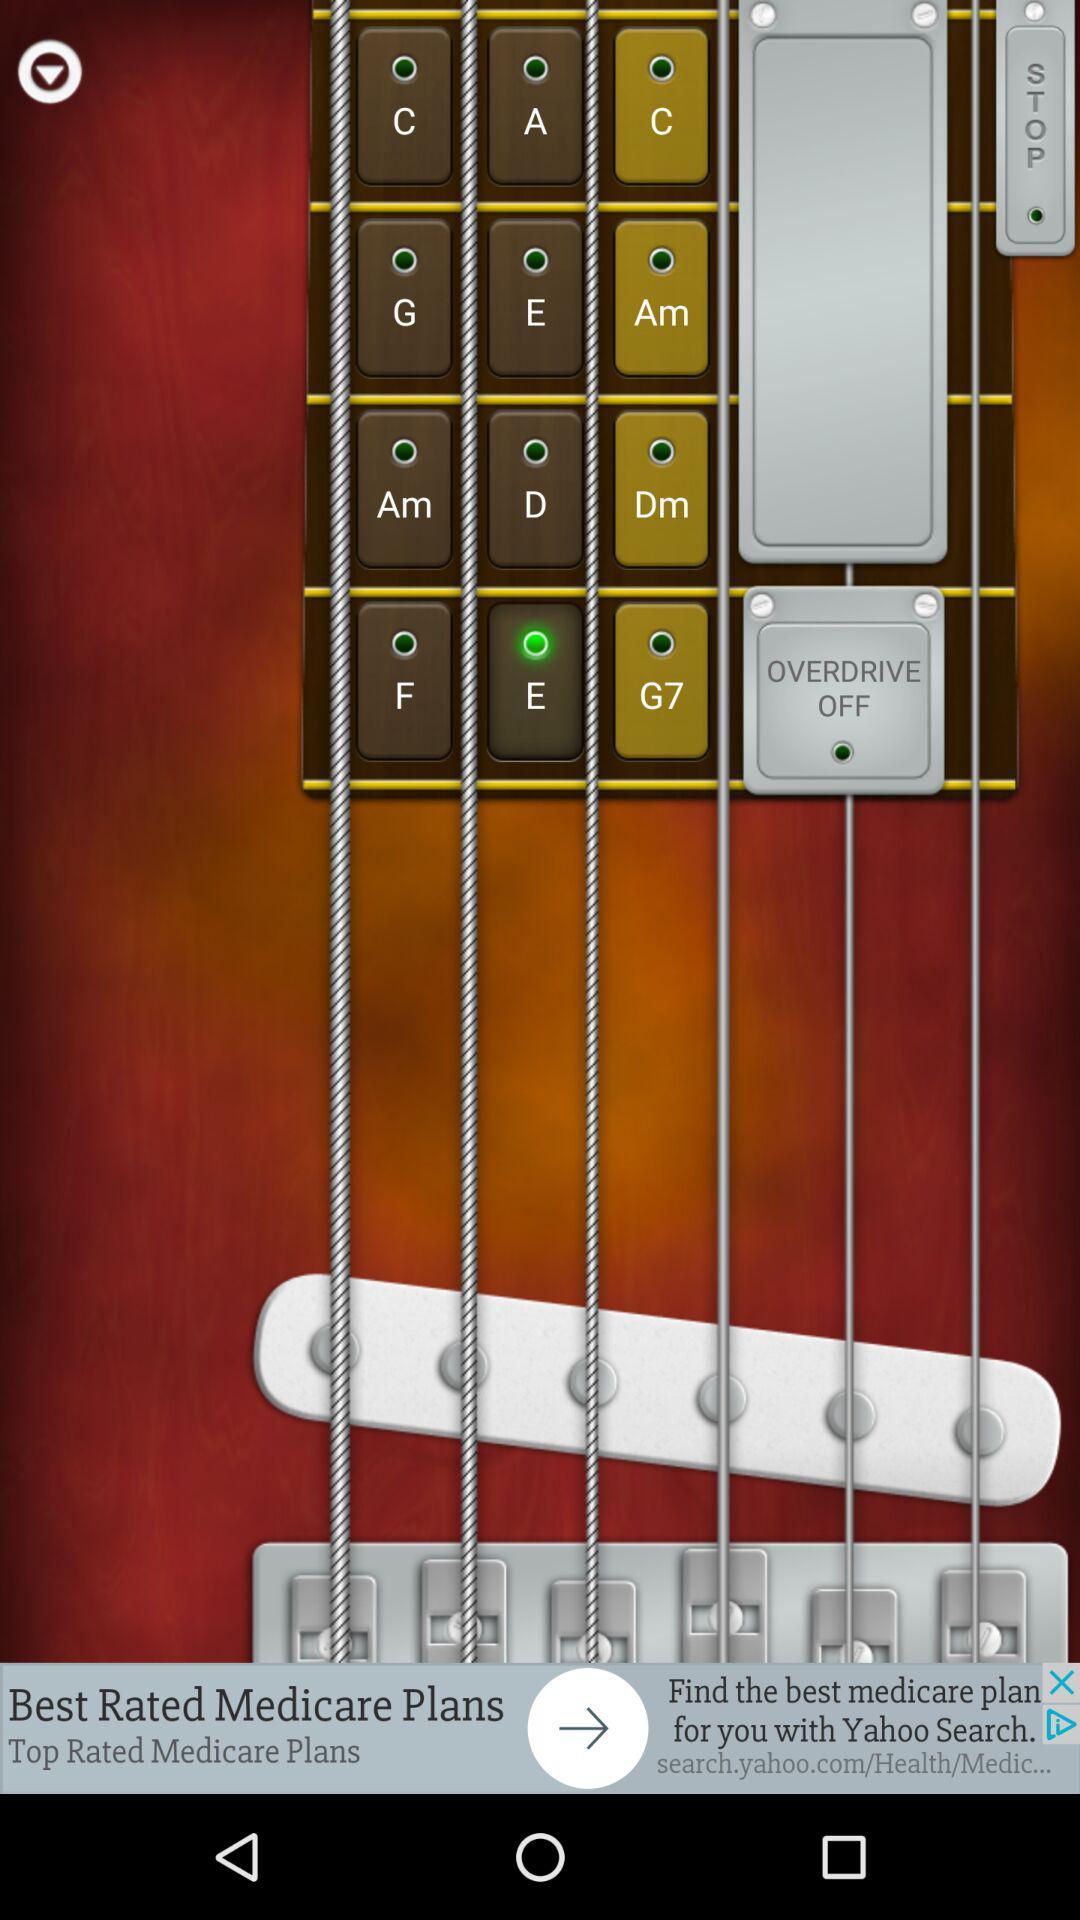 Image resolution: width=1080 pixels, height=1920 pixels. Describe the element at coordinates (48, 75) in the screenshot. I see `the expand_more icon` at that location.